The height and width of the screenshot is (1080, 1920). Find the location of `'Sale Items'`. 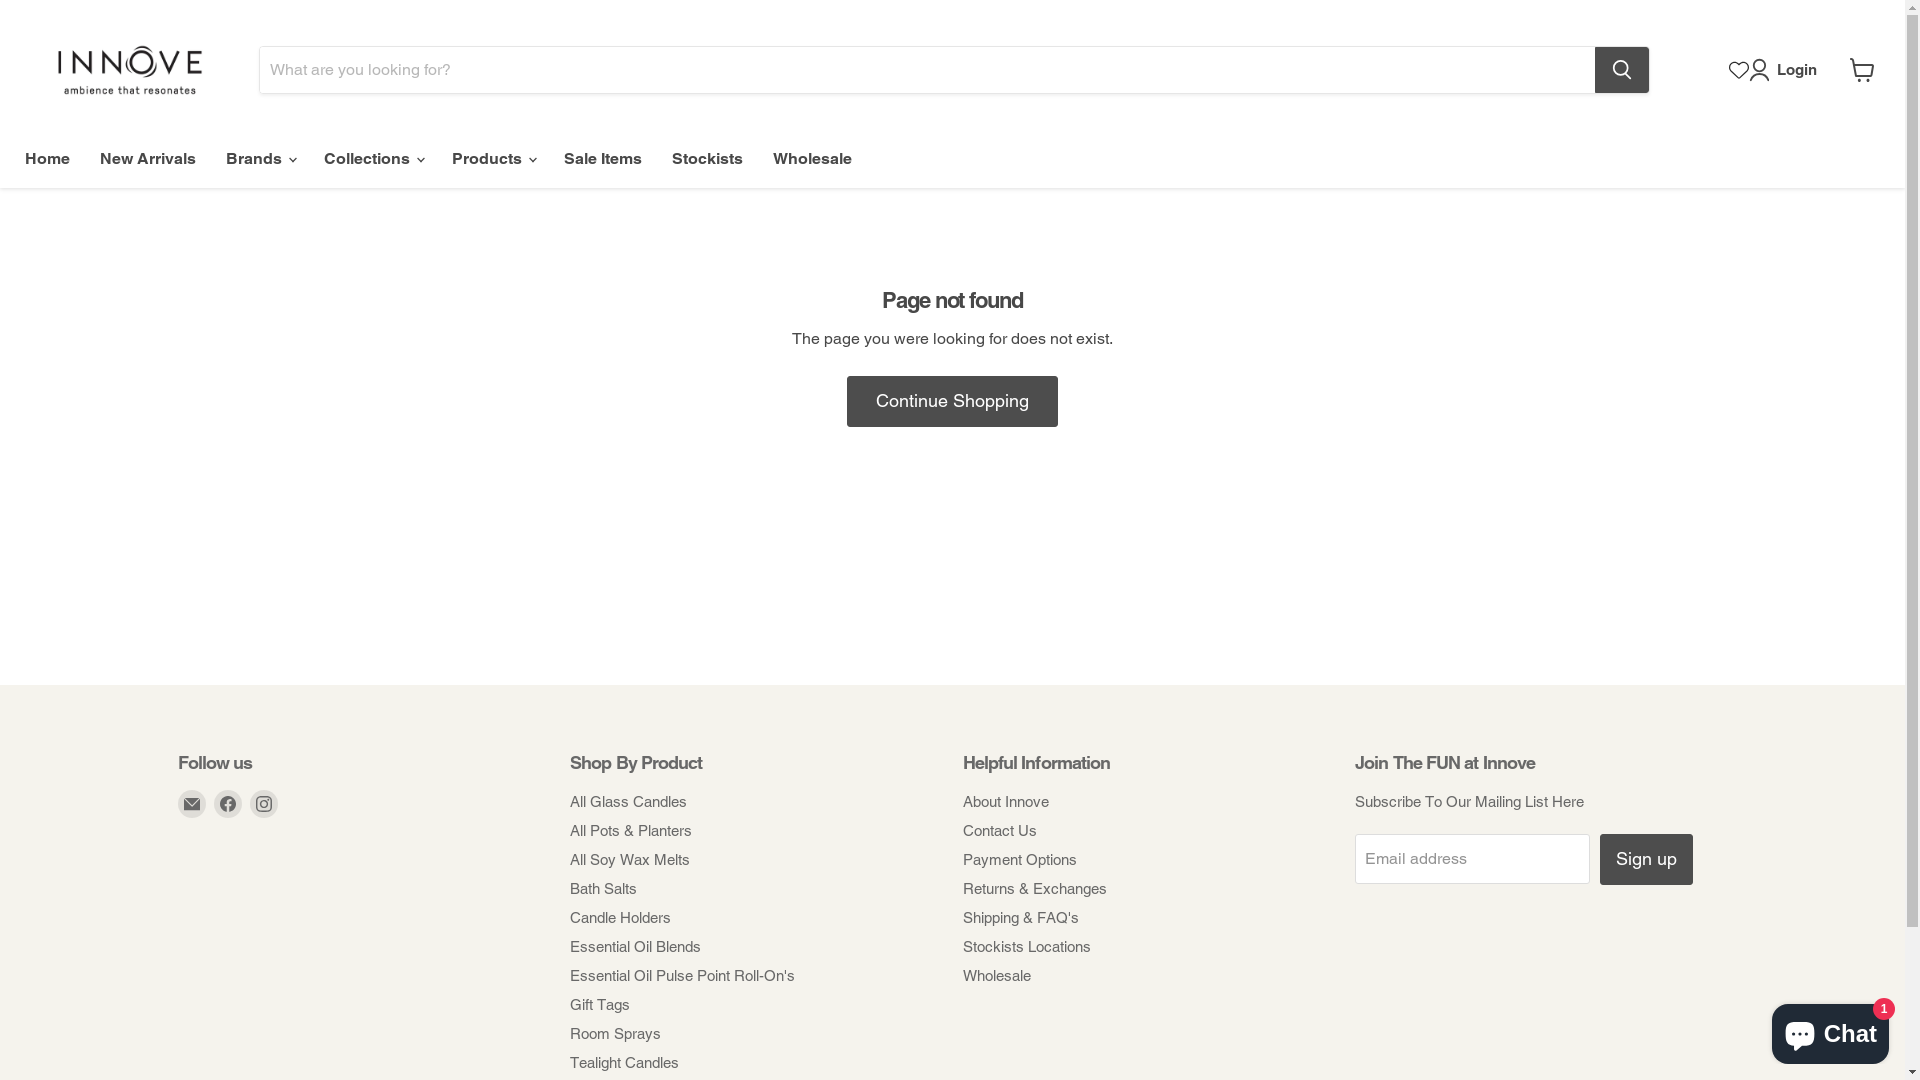

'Sale Items' is located at coordinates (602, 157).